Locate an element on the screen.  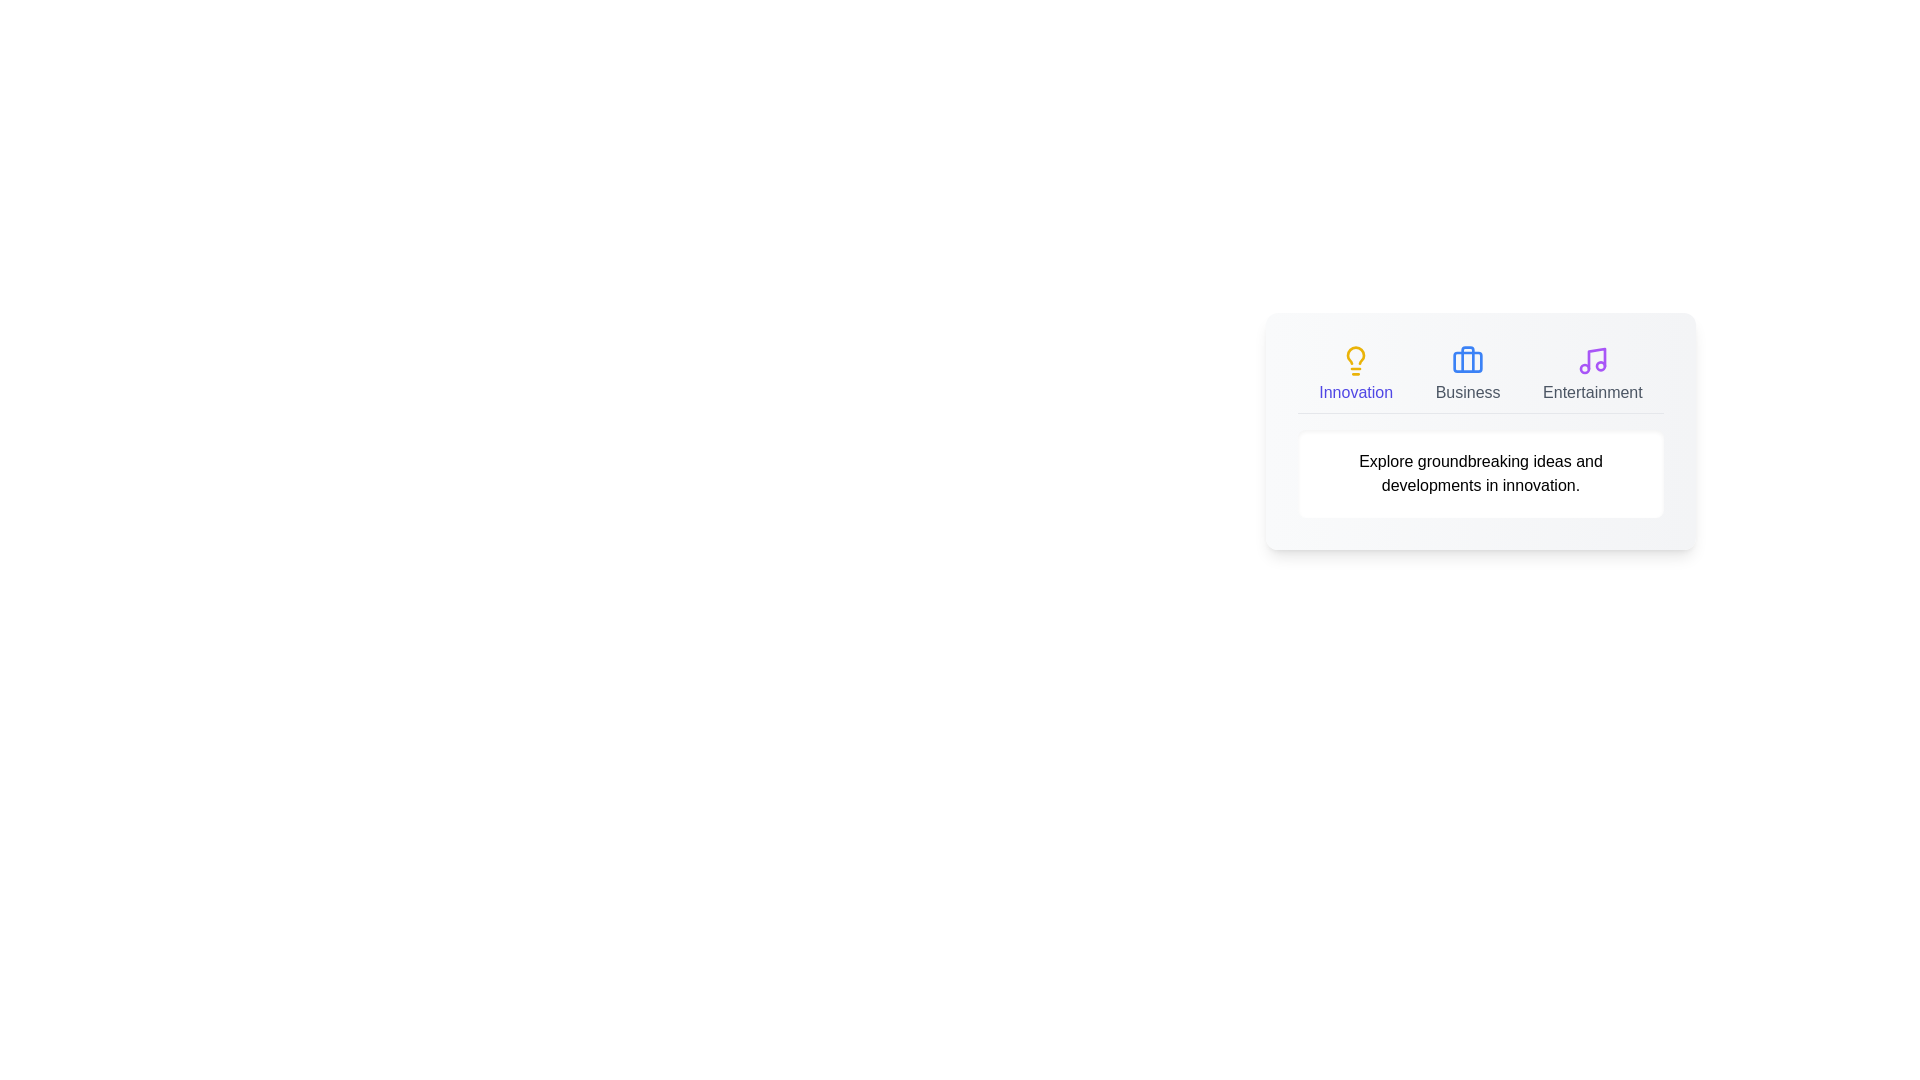
the tab button corresponding to Business is located at coordinates (1468, 374).